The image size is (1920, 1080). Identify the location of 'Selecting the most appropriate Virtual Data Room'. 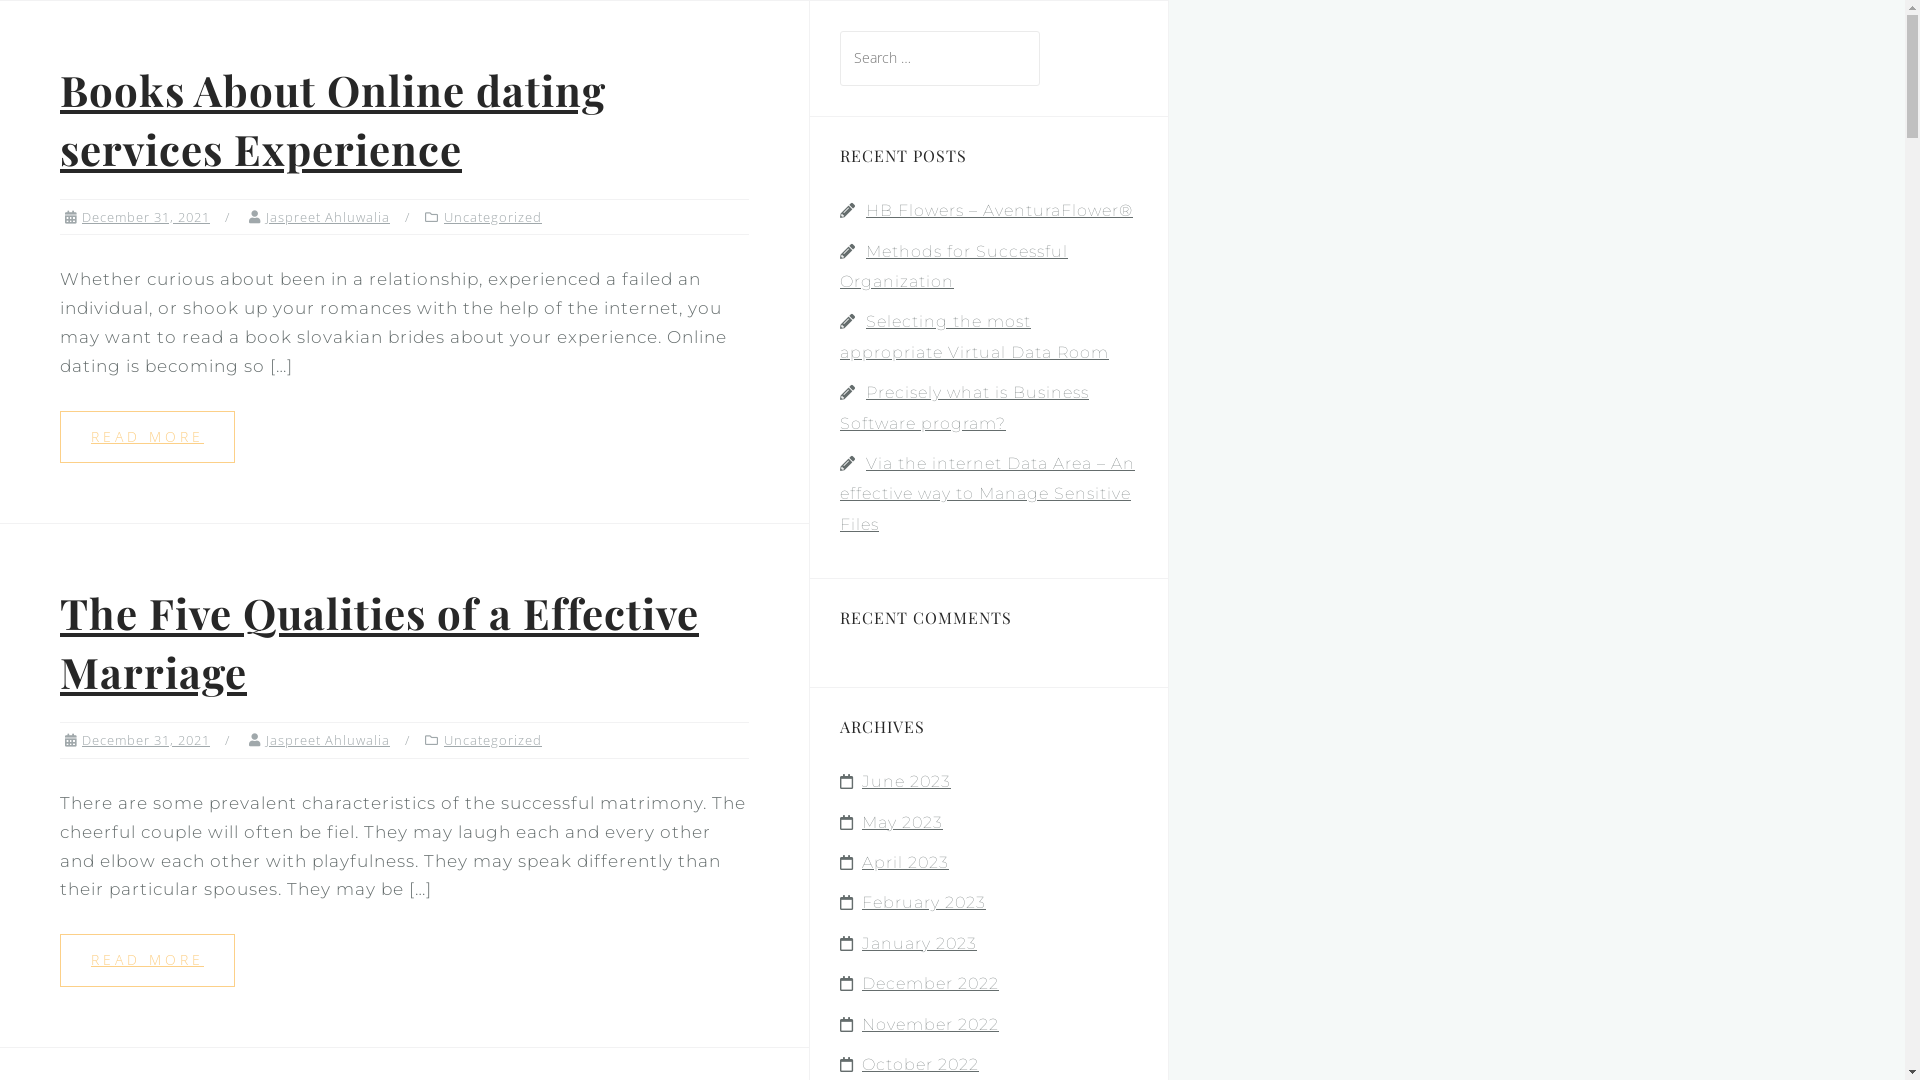
(974, 335).